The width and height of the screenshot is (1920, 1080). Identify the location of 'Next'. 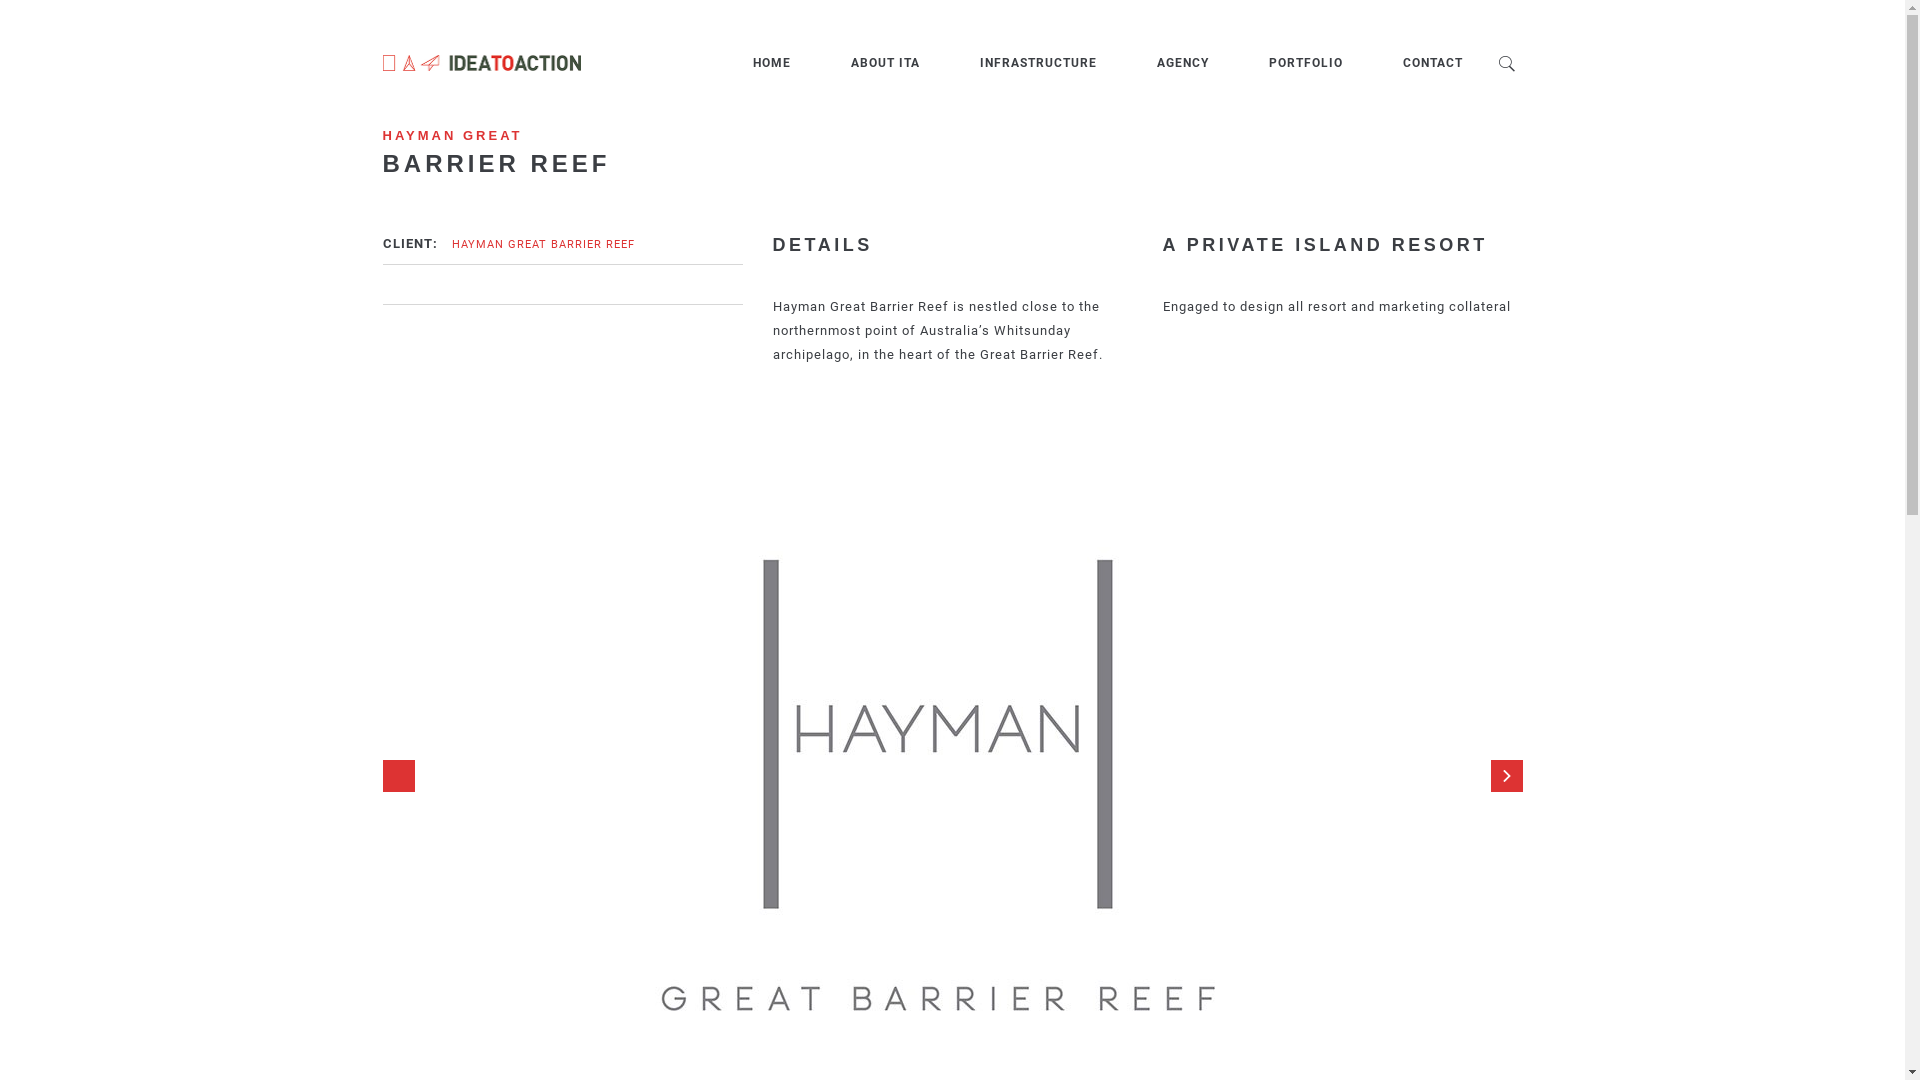
(1506, 774).